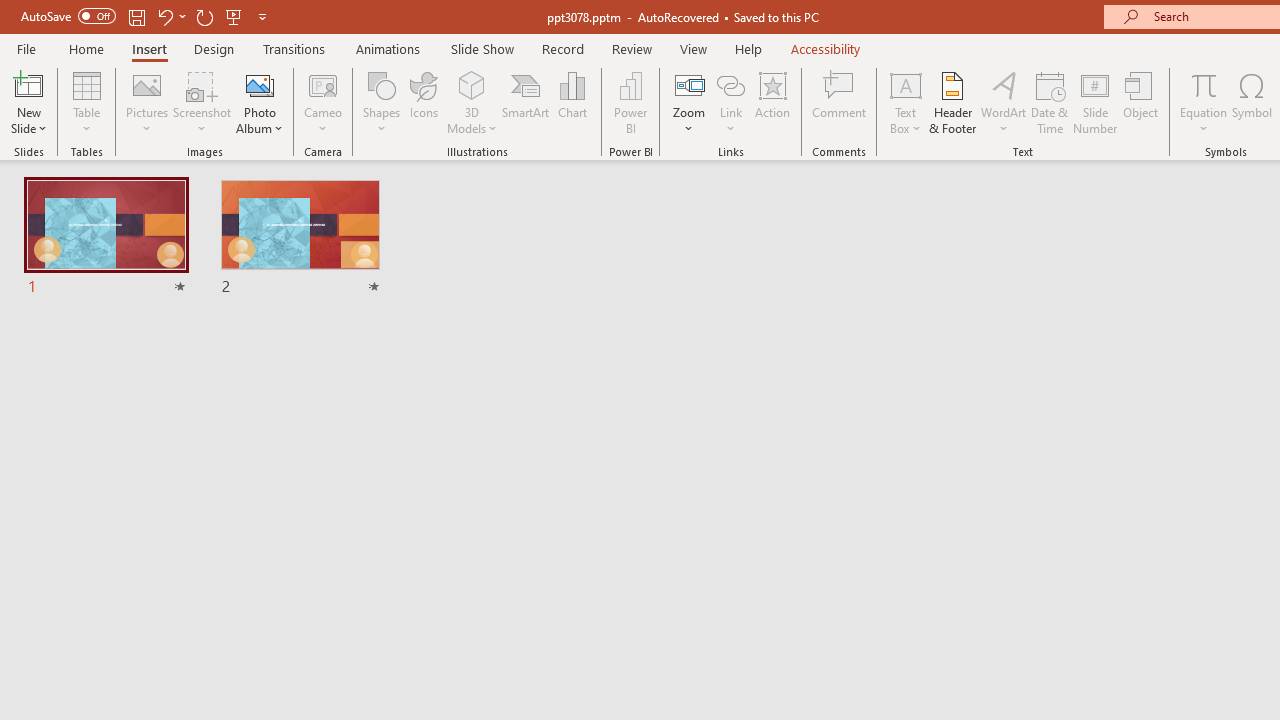 The width and height of the screenshot is (1280, 720). What do you see at coordinates (323, 103) in the screenshot?
I see `'Cameo'` at bounding box center [323, 103].